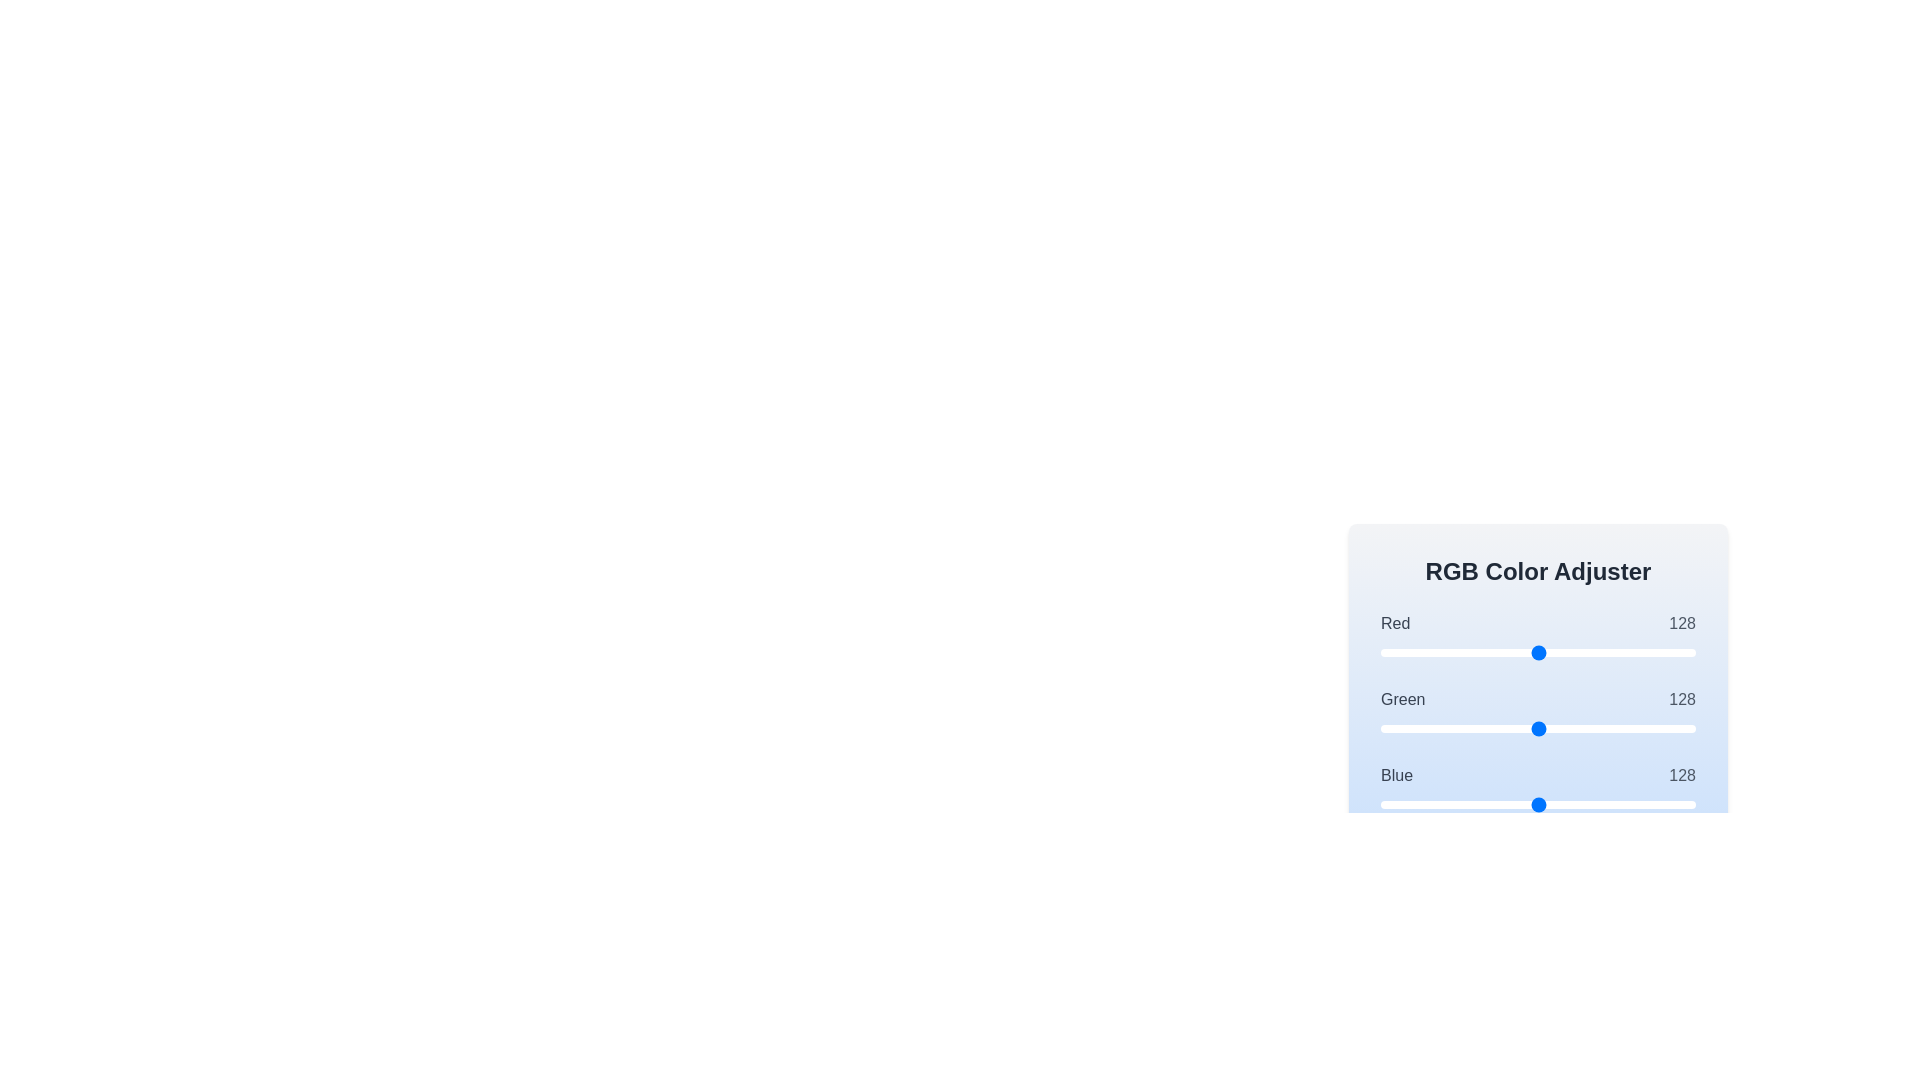 The image size is (1920, 1080). I want to click on the red slider to 100 by dragging or clicking on the slider, so click(1504, 652).